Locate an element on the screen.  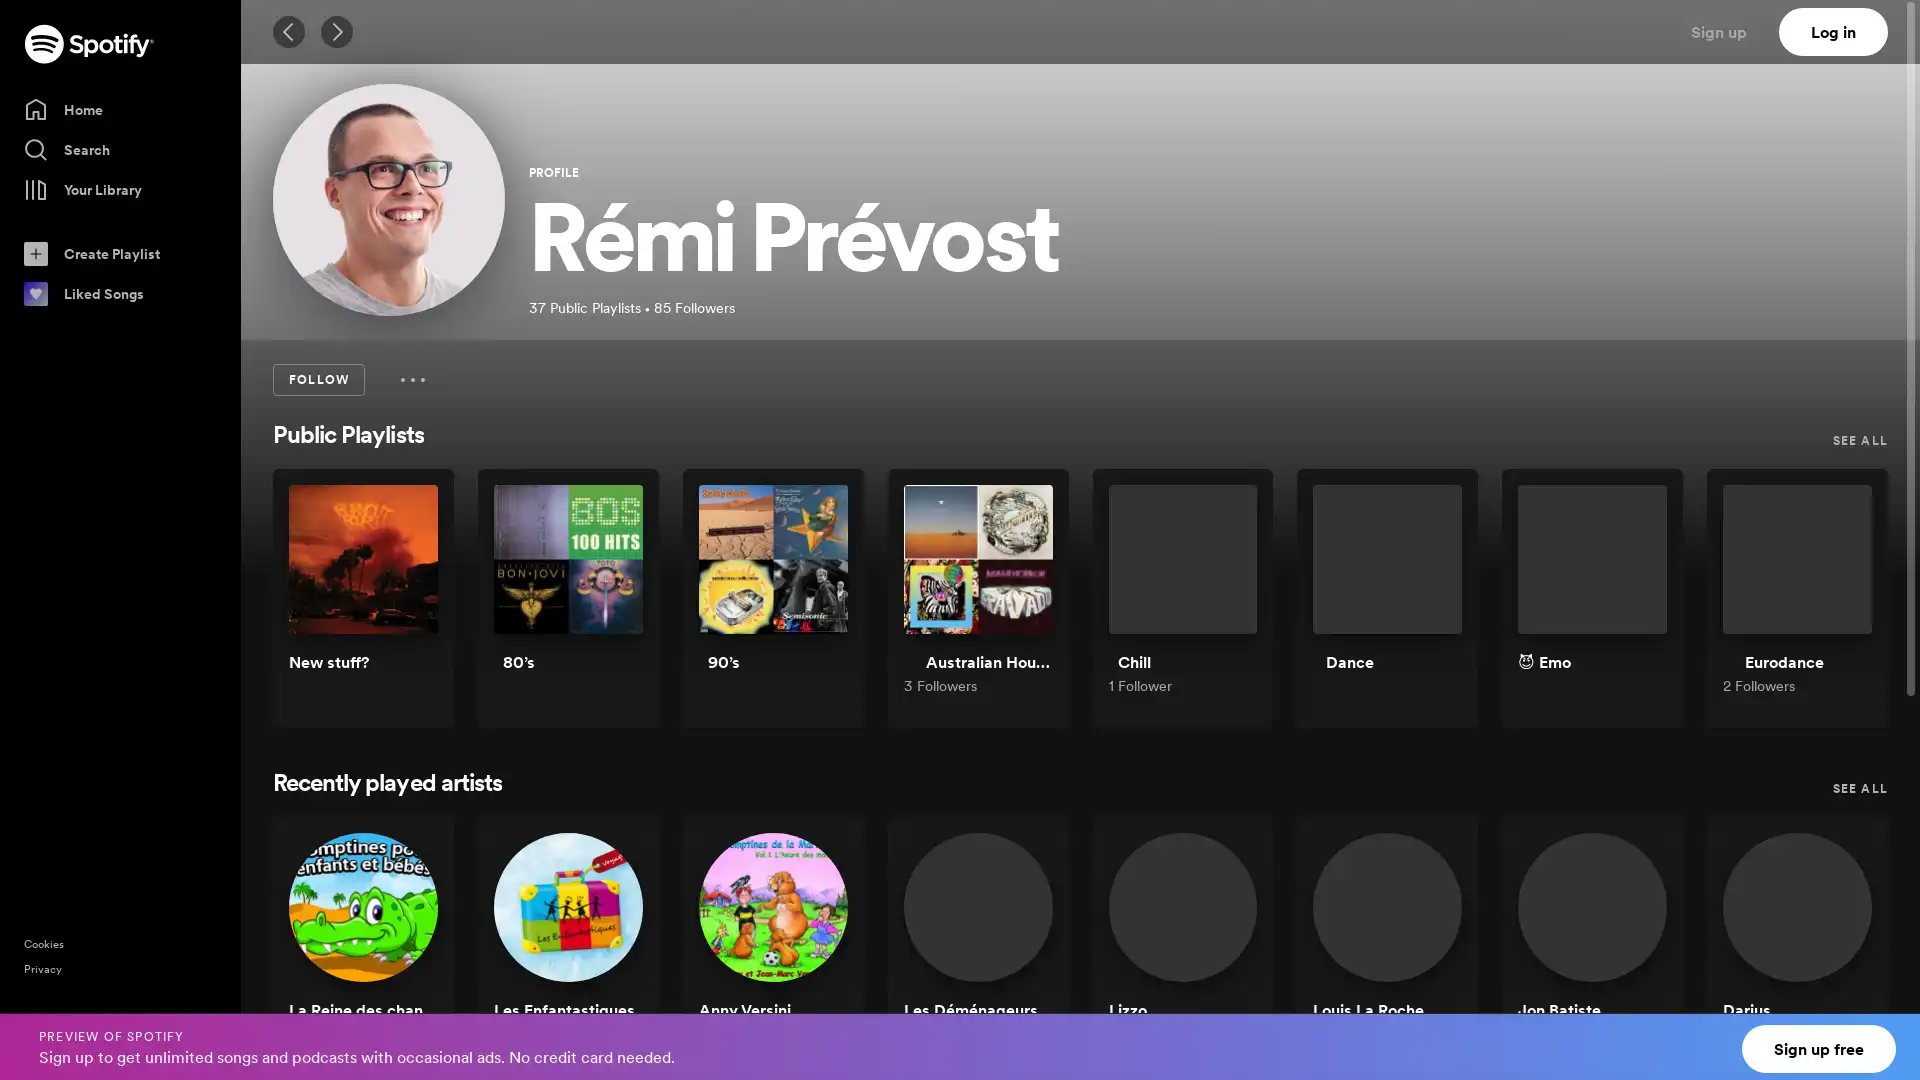
Play Les Enfantastiques is located at coordinates (608, 955).